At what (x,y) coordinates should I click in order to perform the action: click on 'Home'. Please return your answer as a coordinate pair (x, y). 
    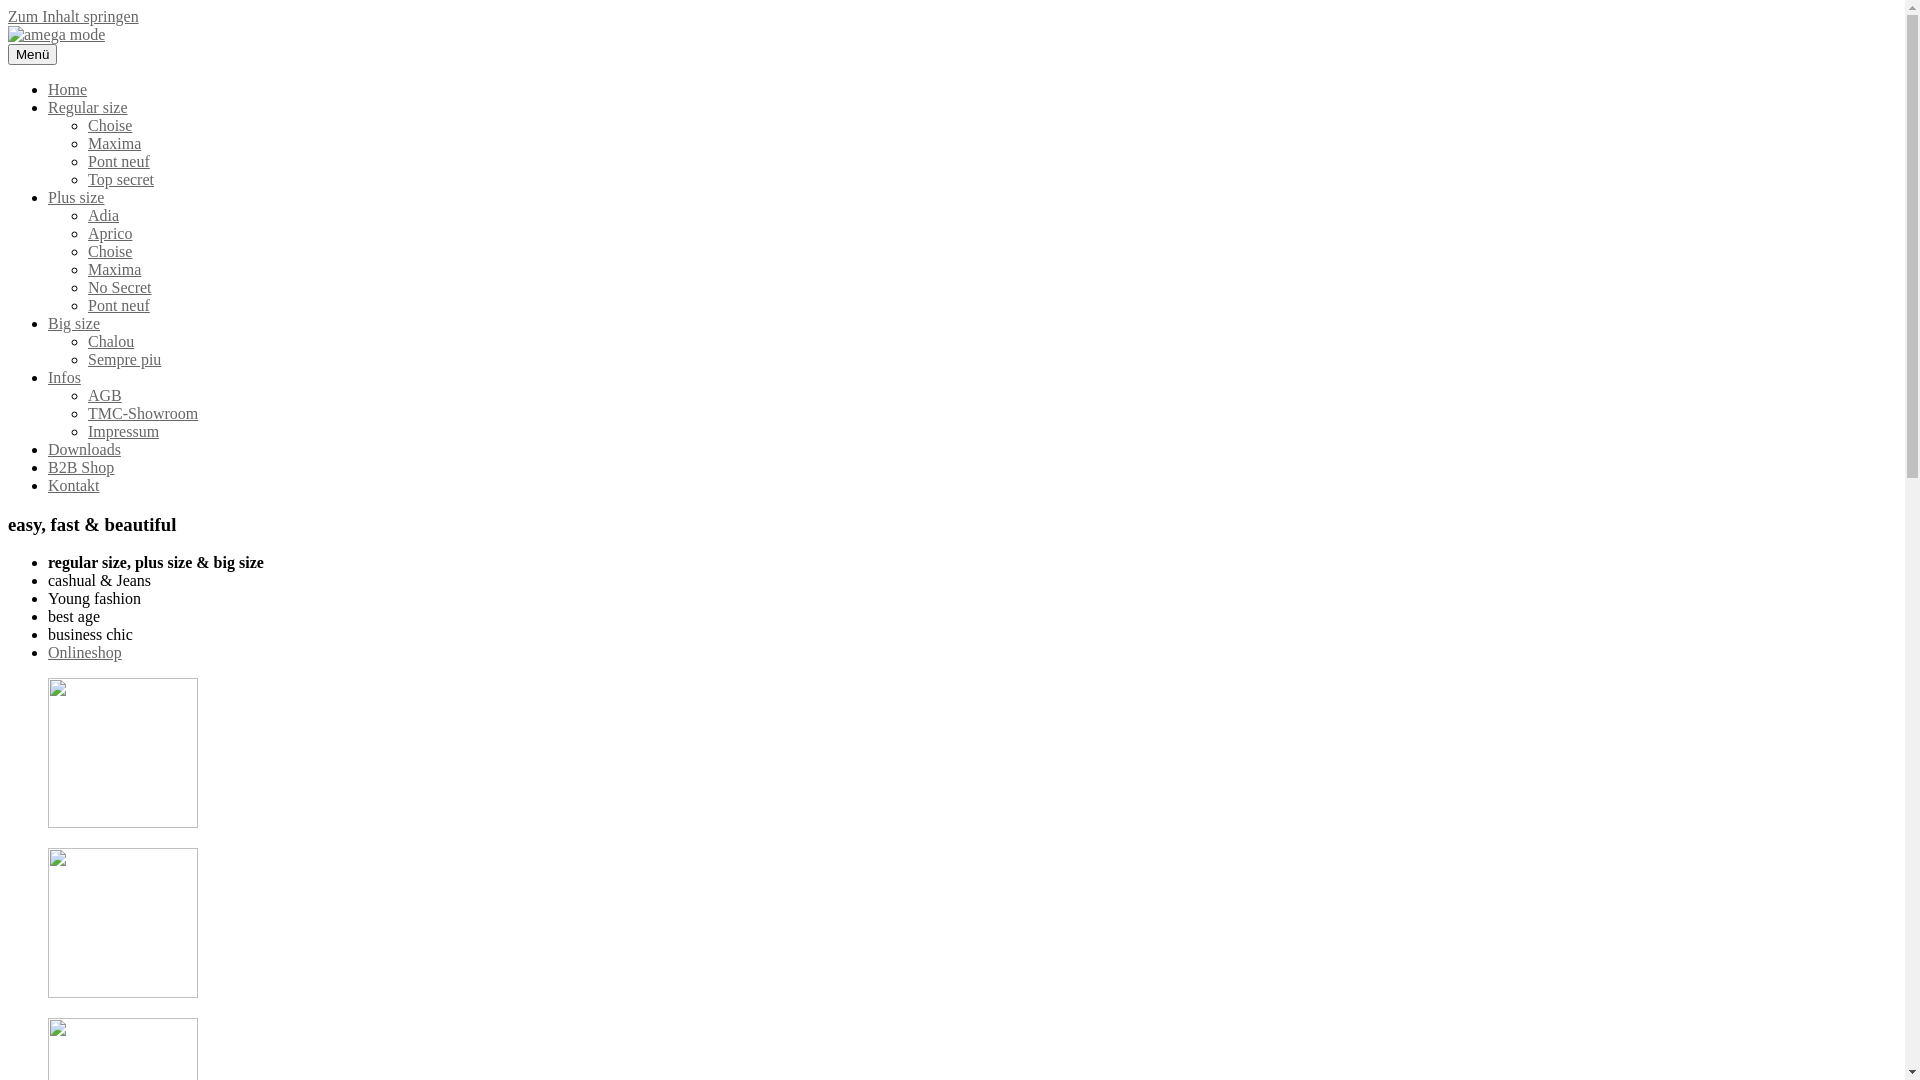
    Looking at the image, I should click on (67, 88).